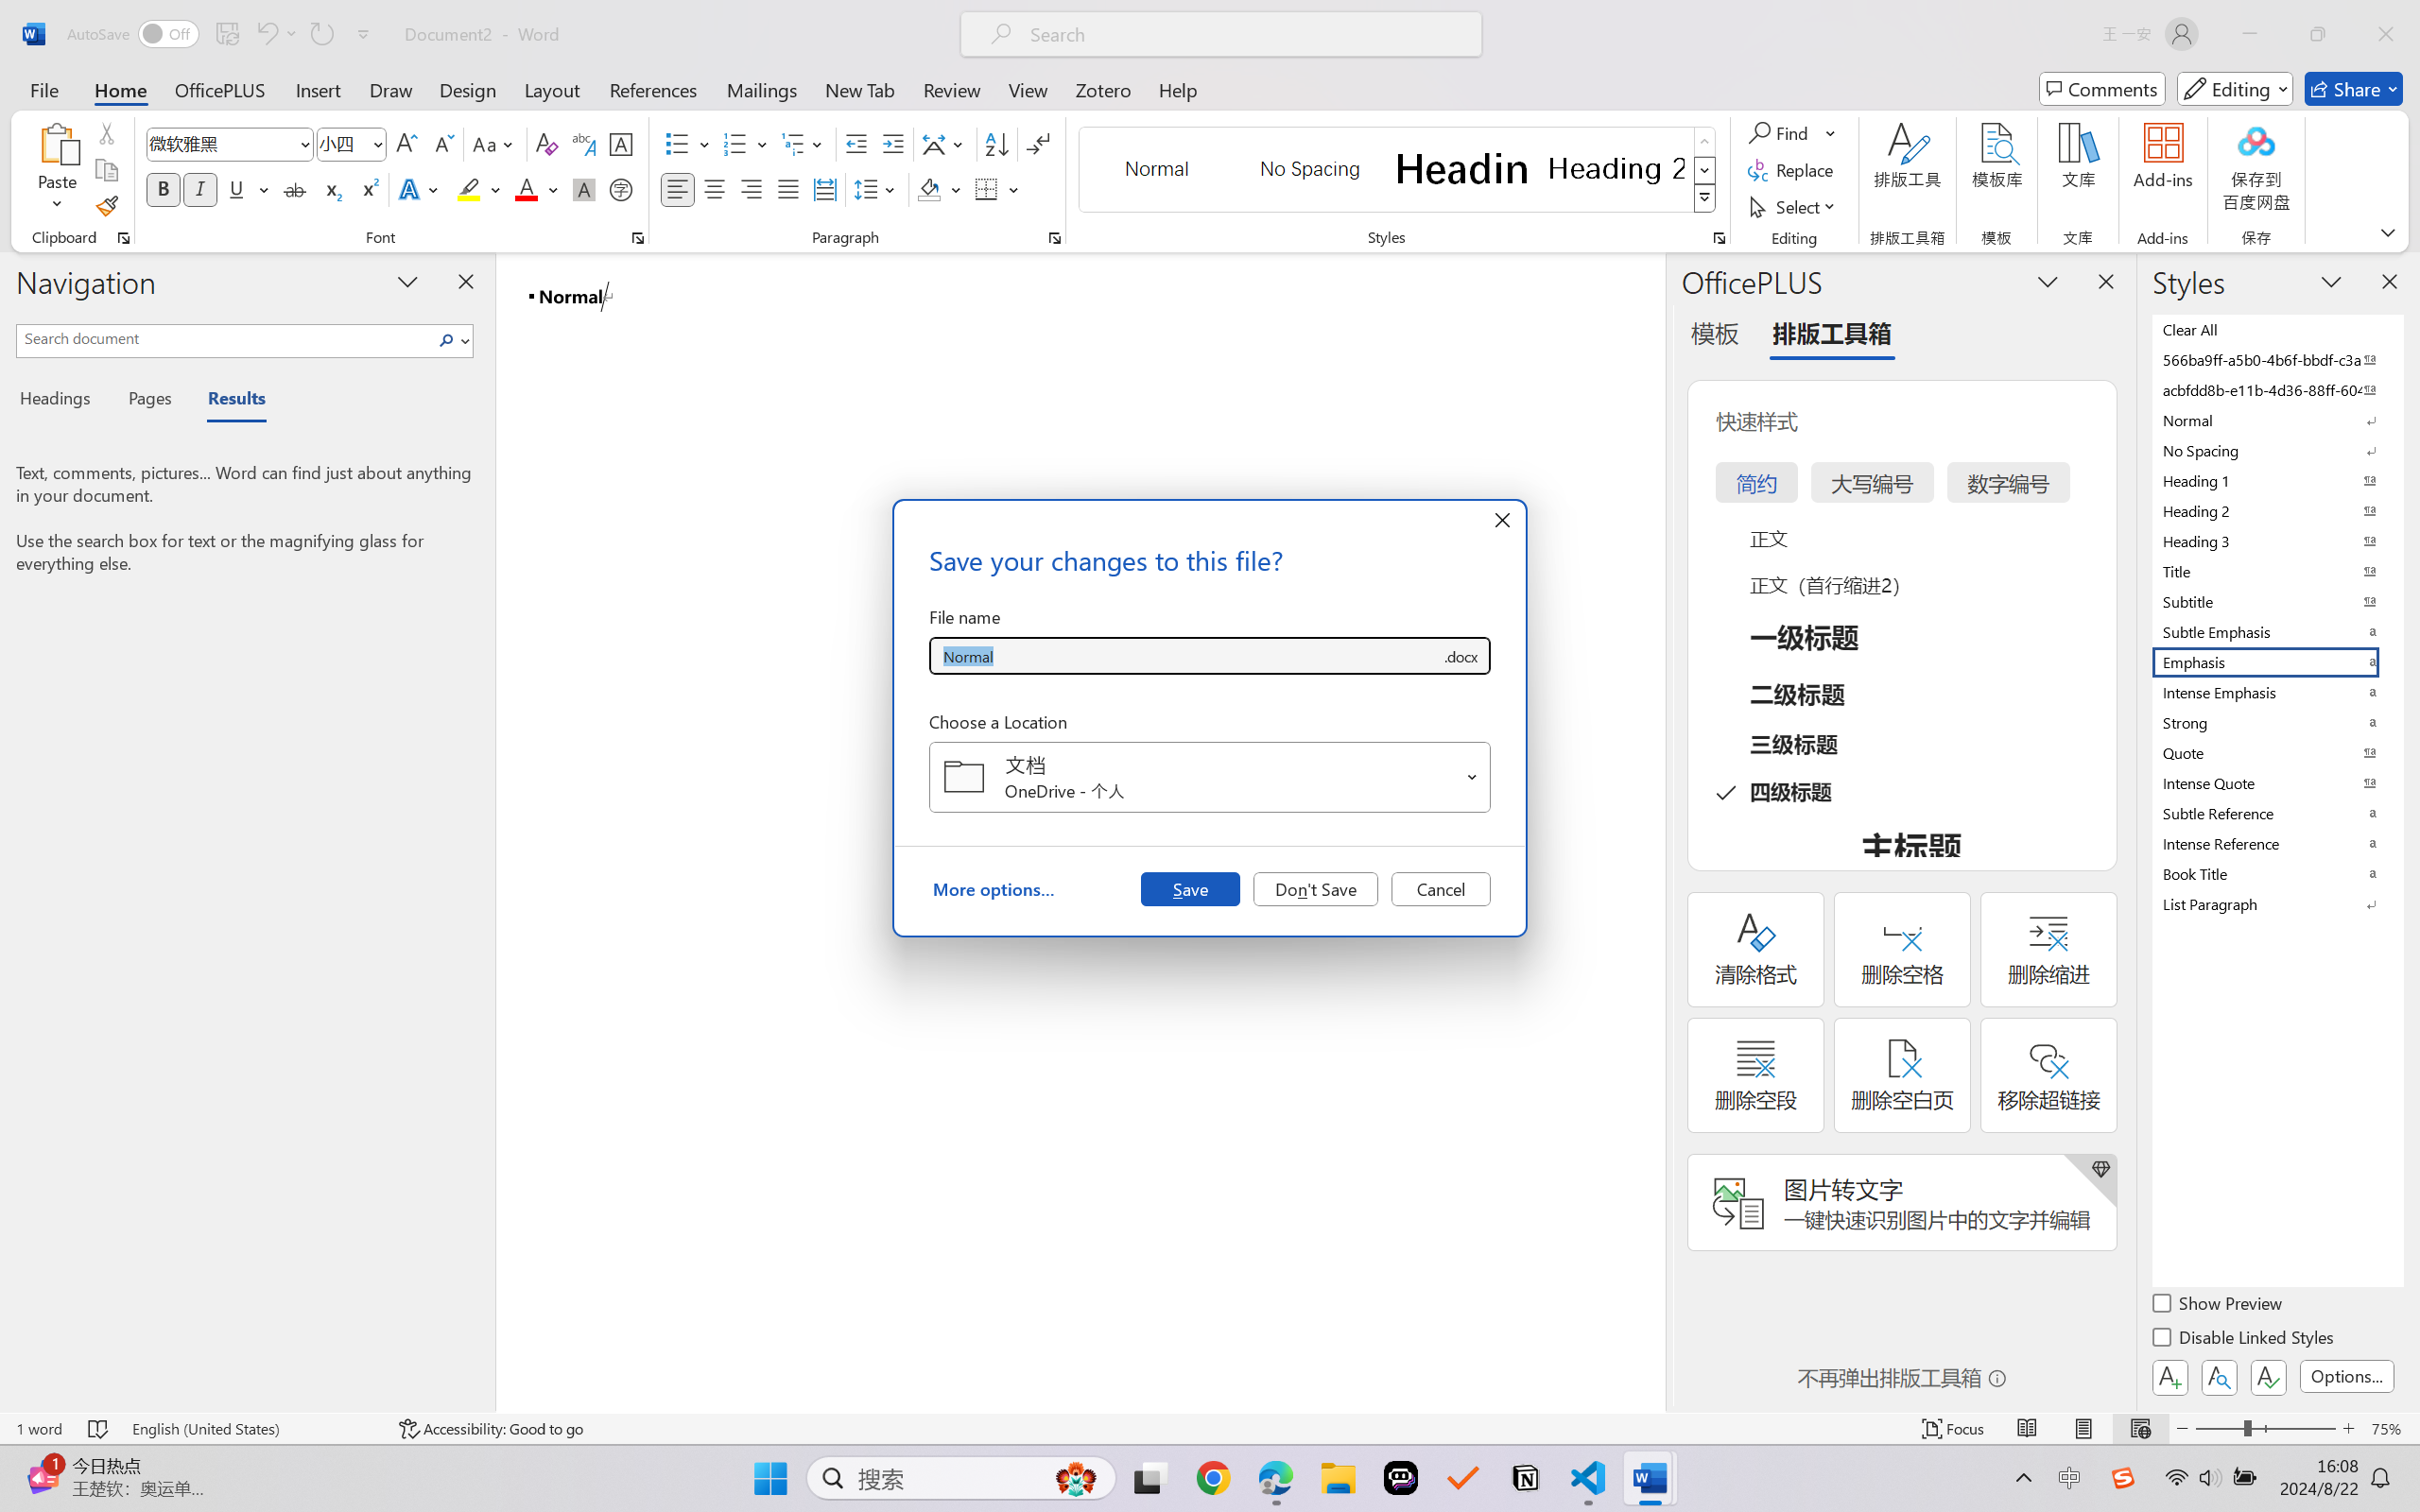  What do you see at coordinates (330, 188) in the screenshot?
I see `'Subscript'` at bounding box center [330, 188].